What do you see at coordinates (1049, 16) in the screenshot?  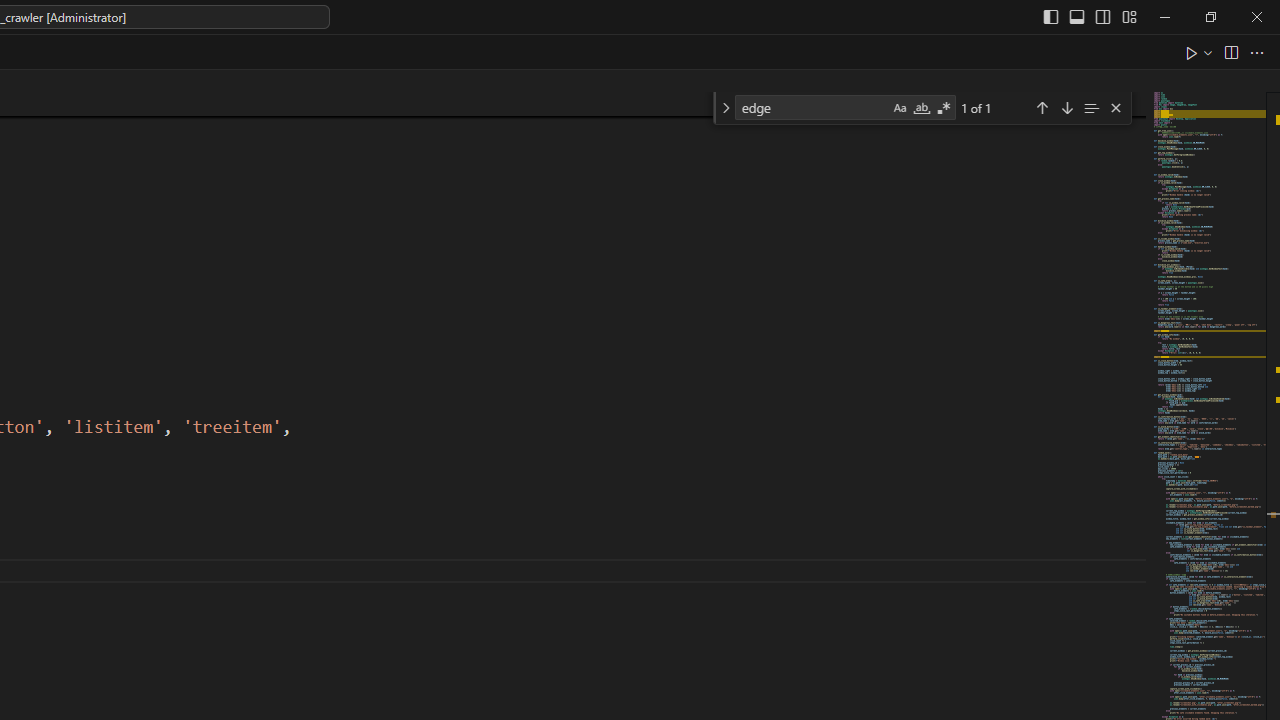 I see `'Toggle Primary Side Bar (Ctrl+B)'` at bounding box center [1049, 16].